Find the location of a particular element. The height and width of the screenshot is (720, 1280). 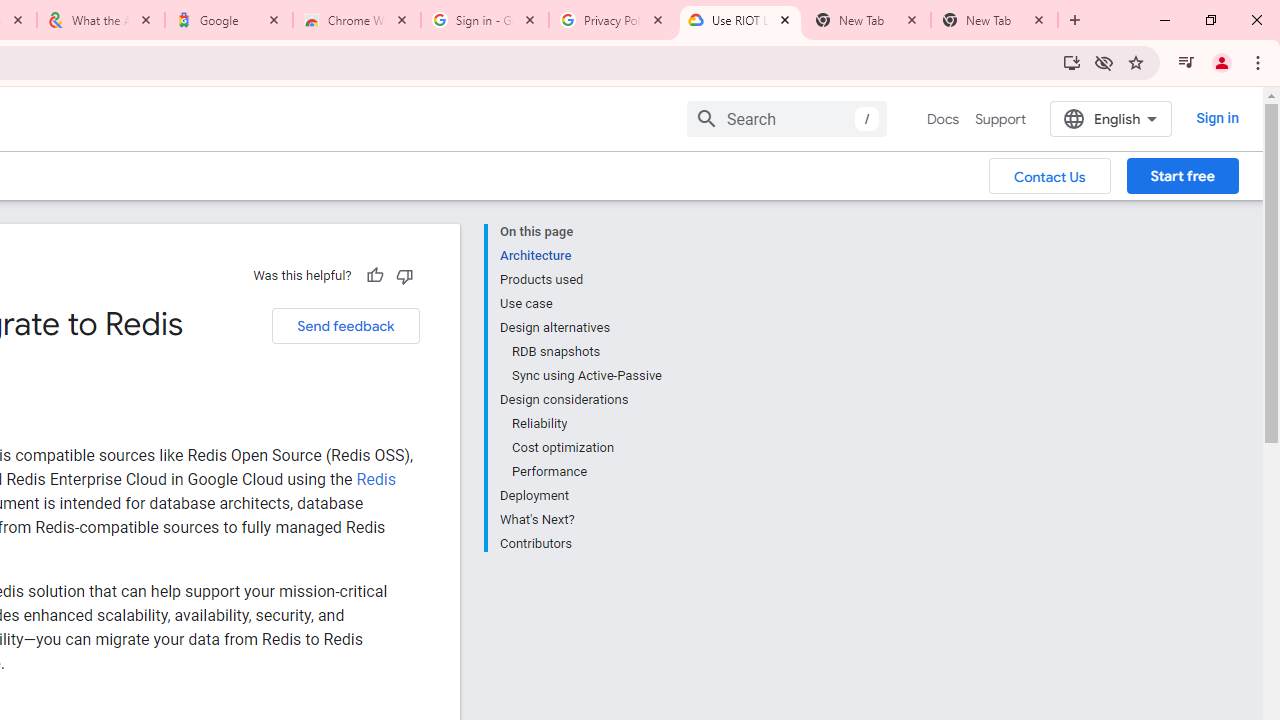

'Products used' is located at coordinates (579, 280).